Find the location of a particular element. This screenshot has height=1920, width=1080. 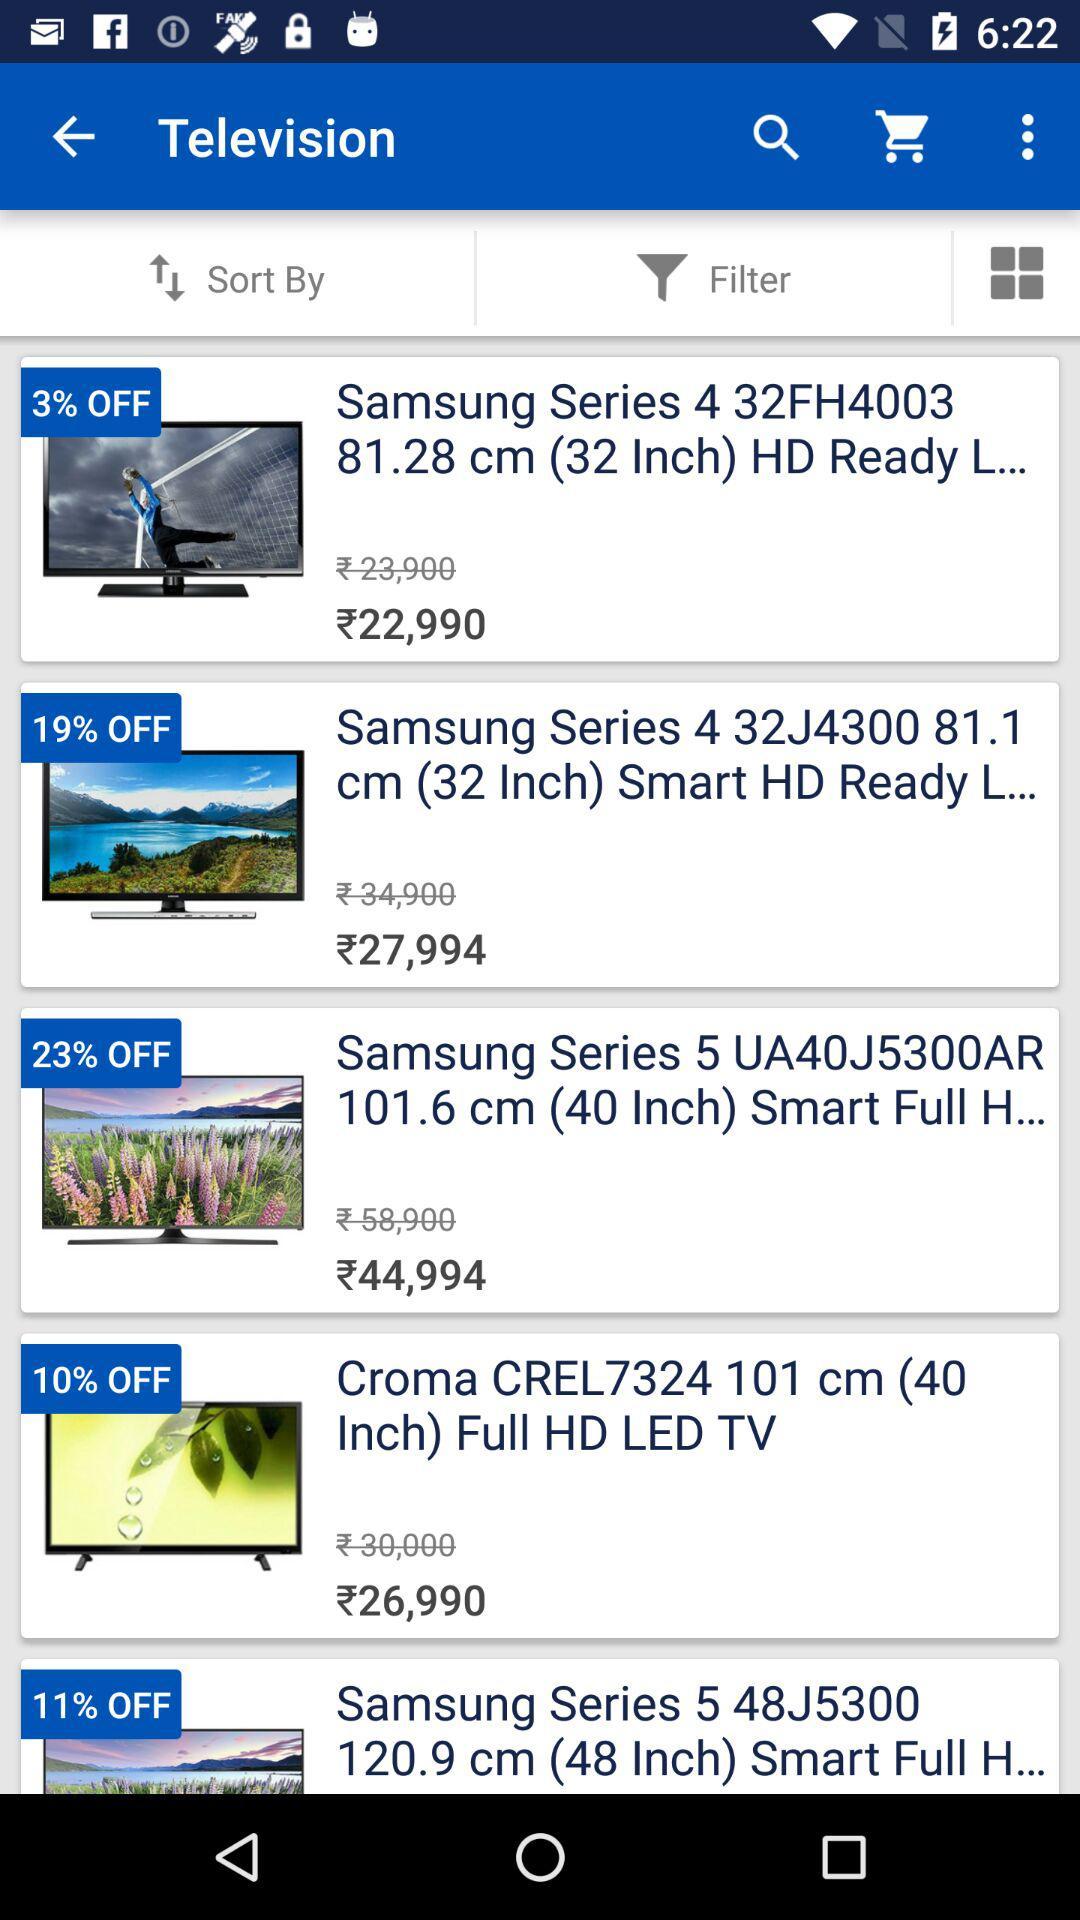

image of samsung series 5 is located at coordinates (172, 1160).